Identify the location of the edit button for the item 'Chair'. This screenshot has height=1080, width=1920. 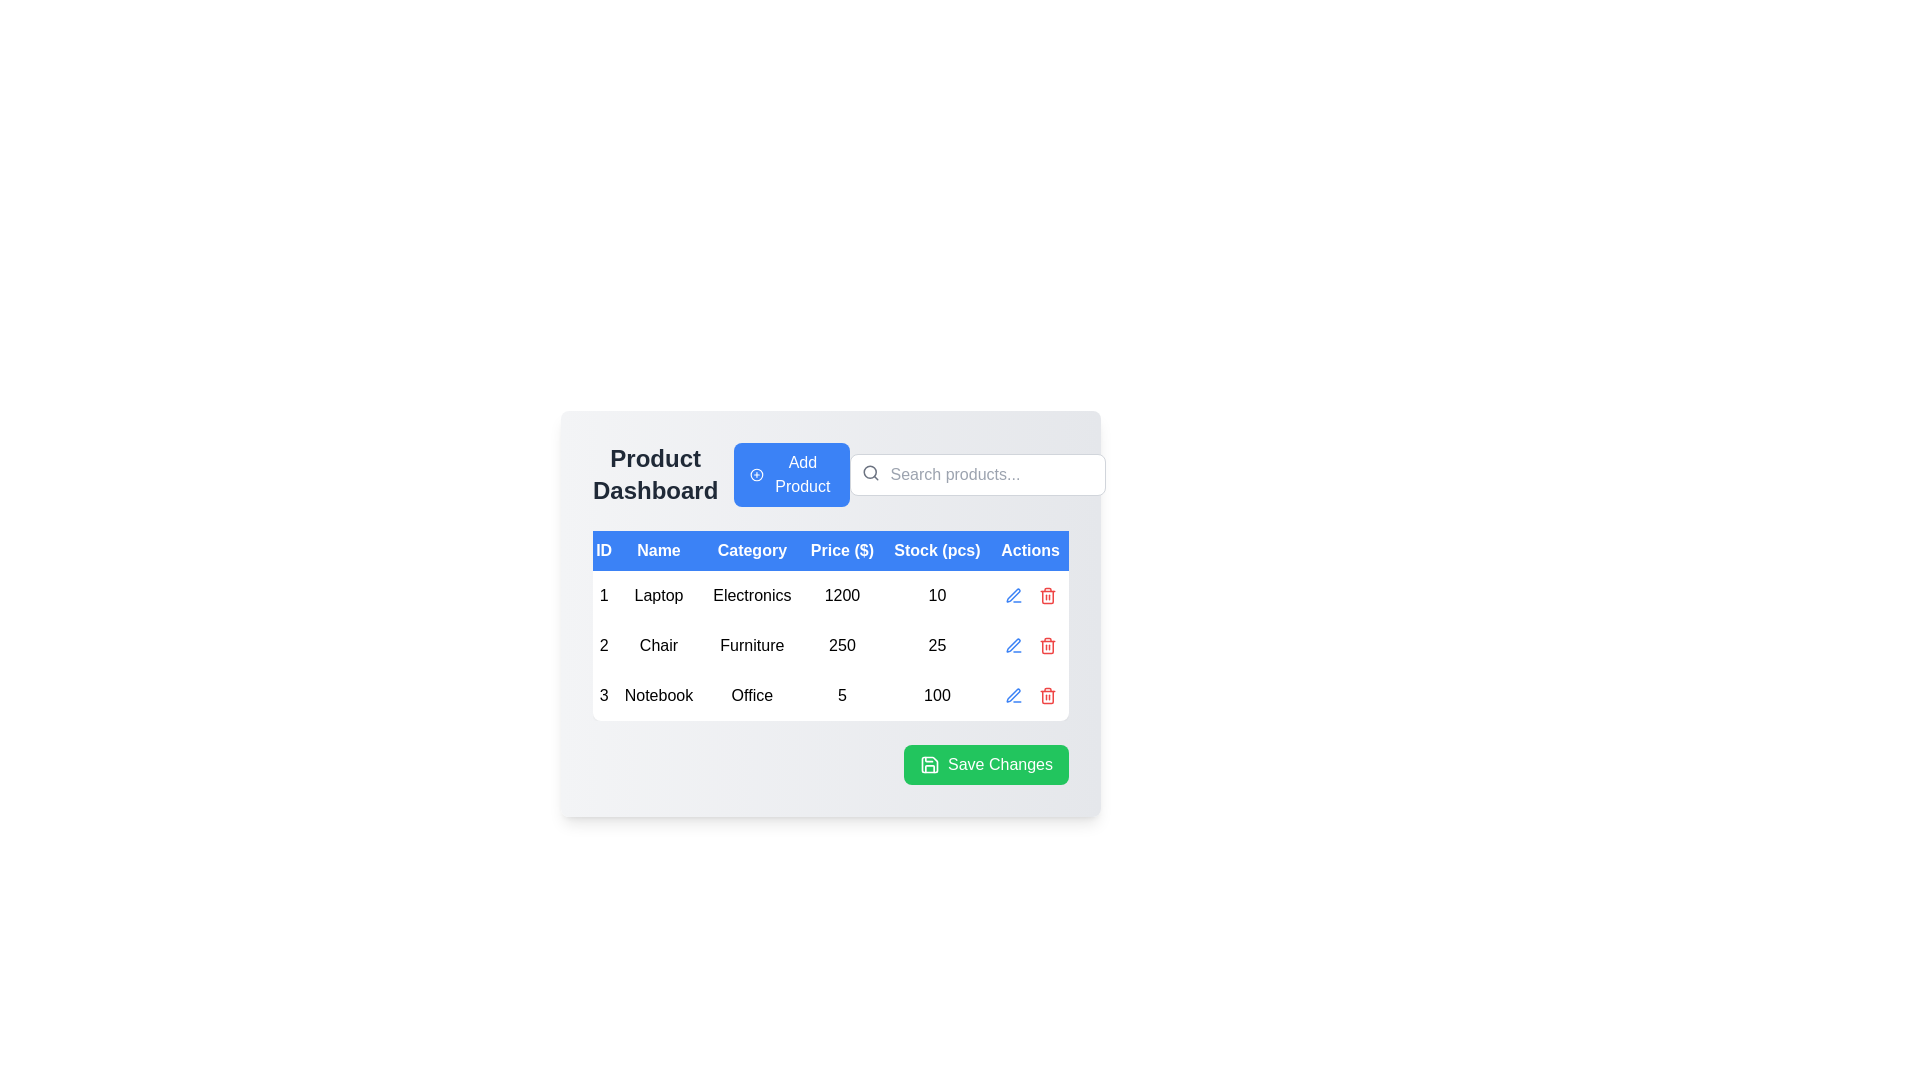
(1013, 645).